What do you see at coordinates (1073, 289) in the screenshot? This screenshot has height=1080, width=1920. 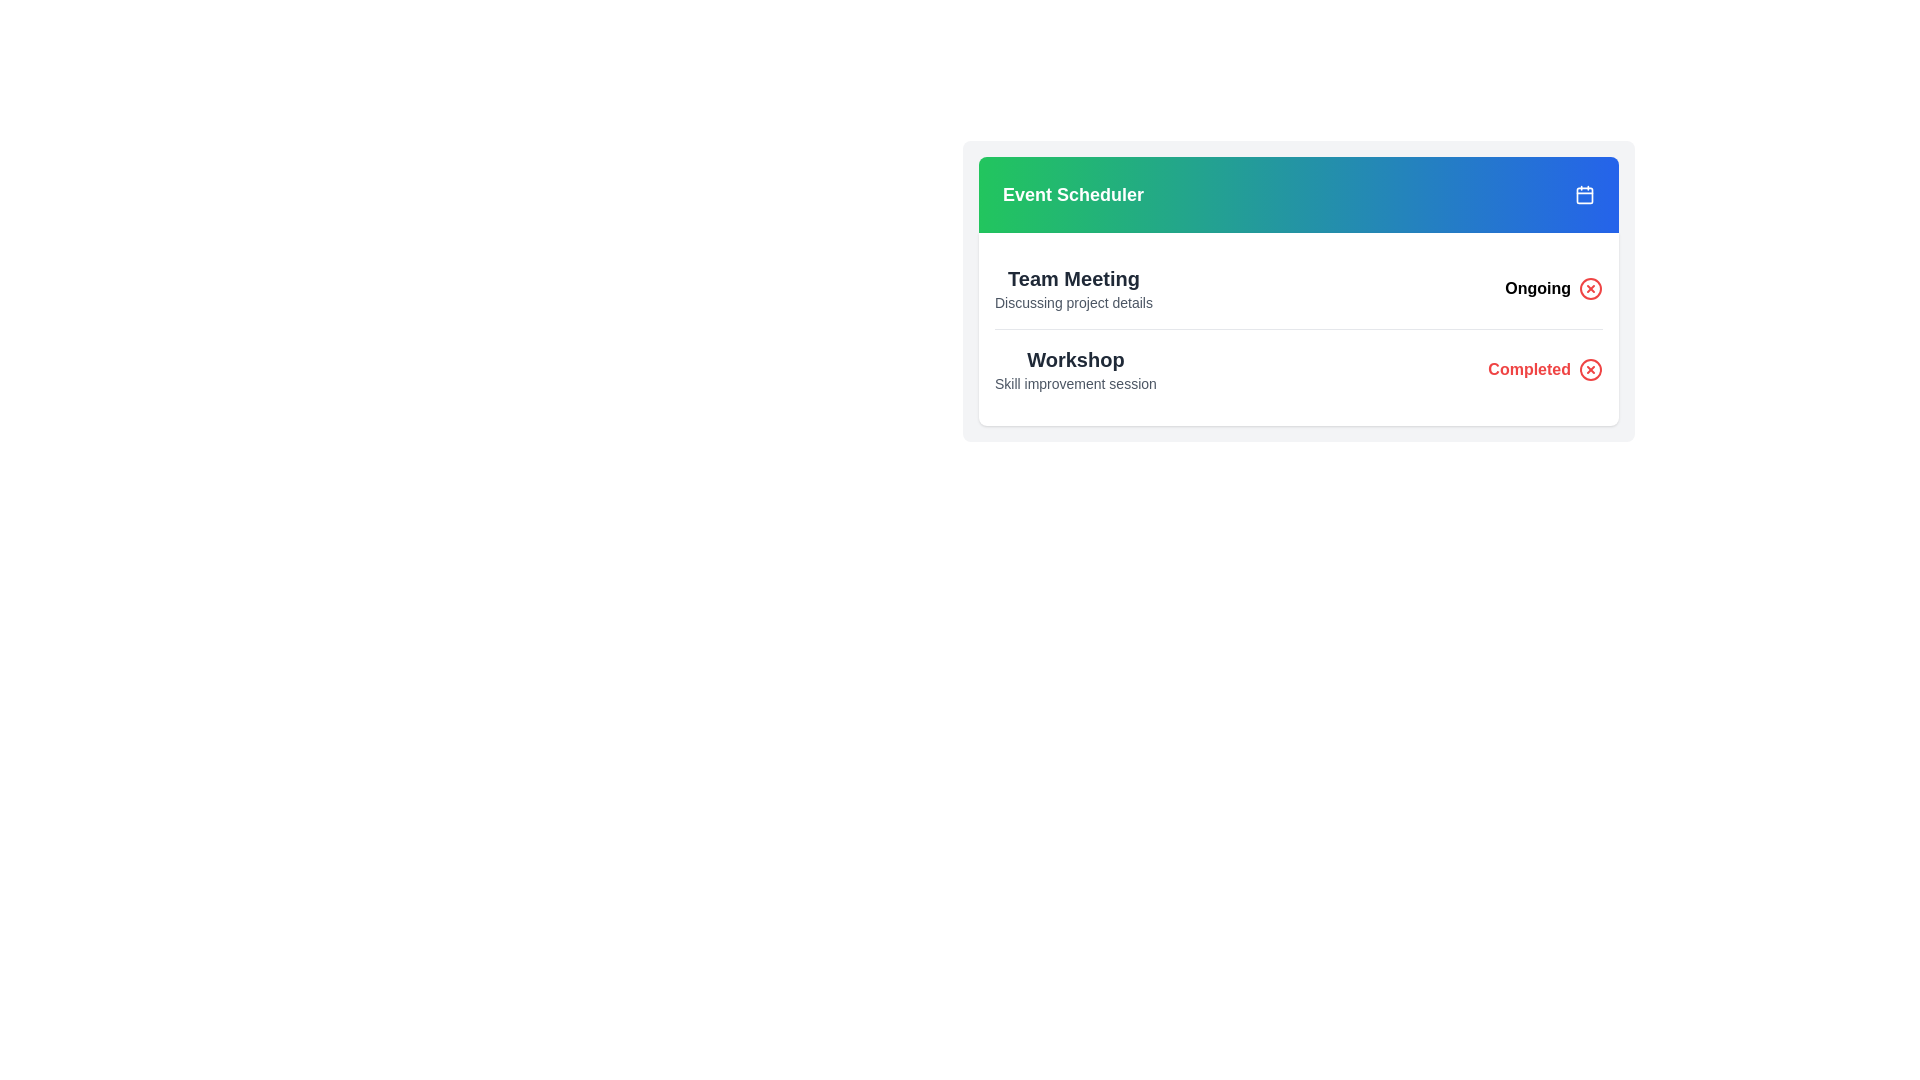 I see `contents of the Combined Display Text Block, which displays the event's title and description, located above the 'Workshop' entry in the Event Scheduler section` at bounding box center [1073, 289].